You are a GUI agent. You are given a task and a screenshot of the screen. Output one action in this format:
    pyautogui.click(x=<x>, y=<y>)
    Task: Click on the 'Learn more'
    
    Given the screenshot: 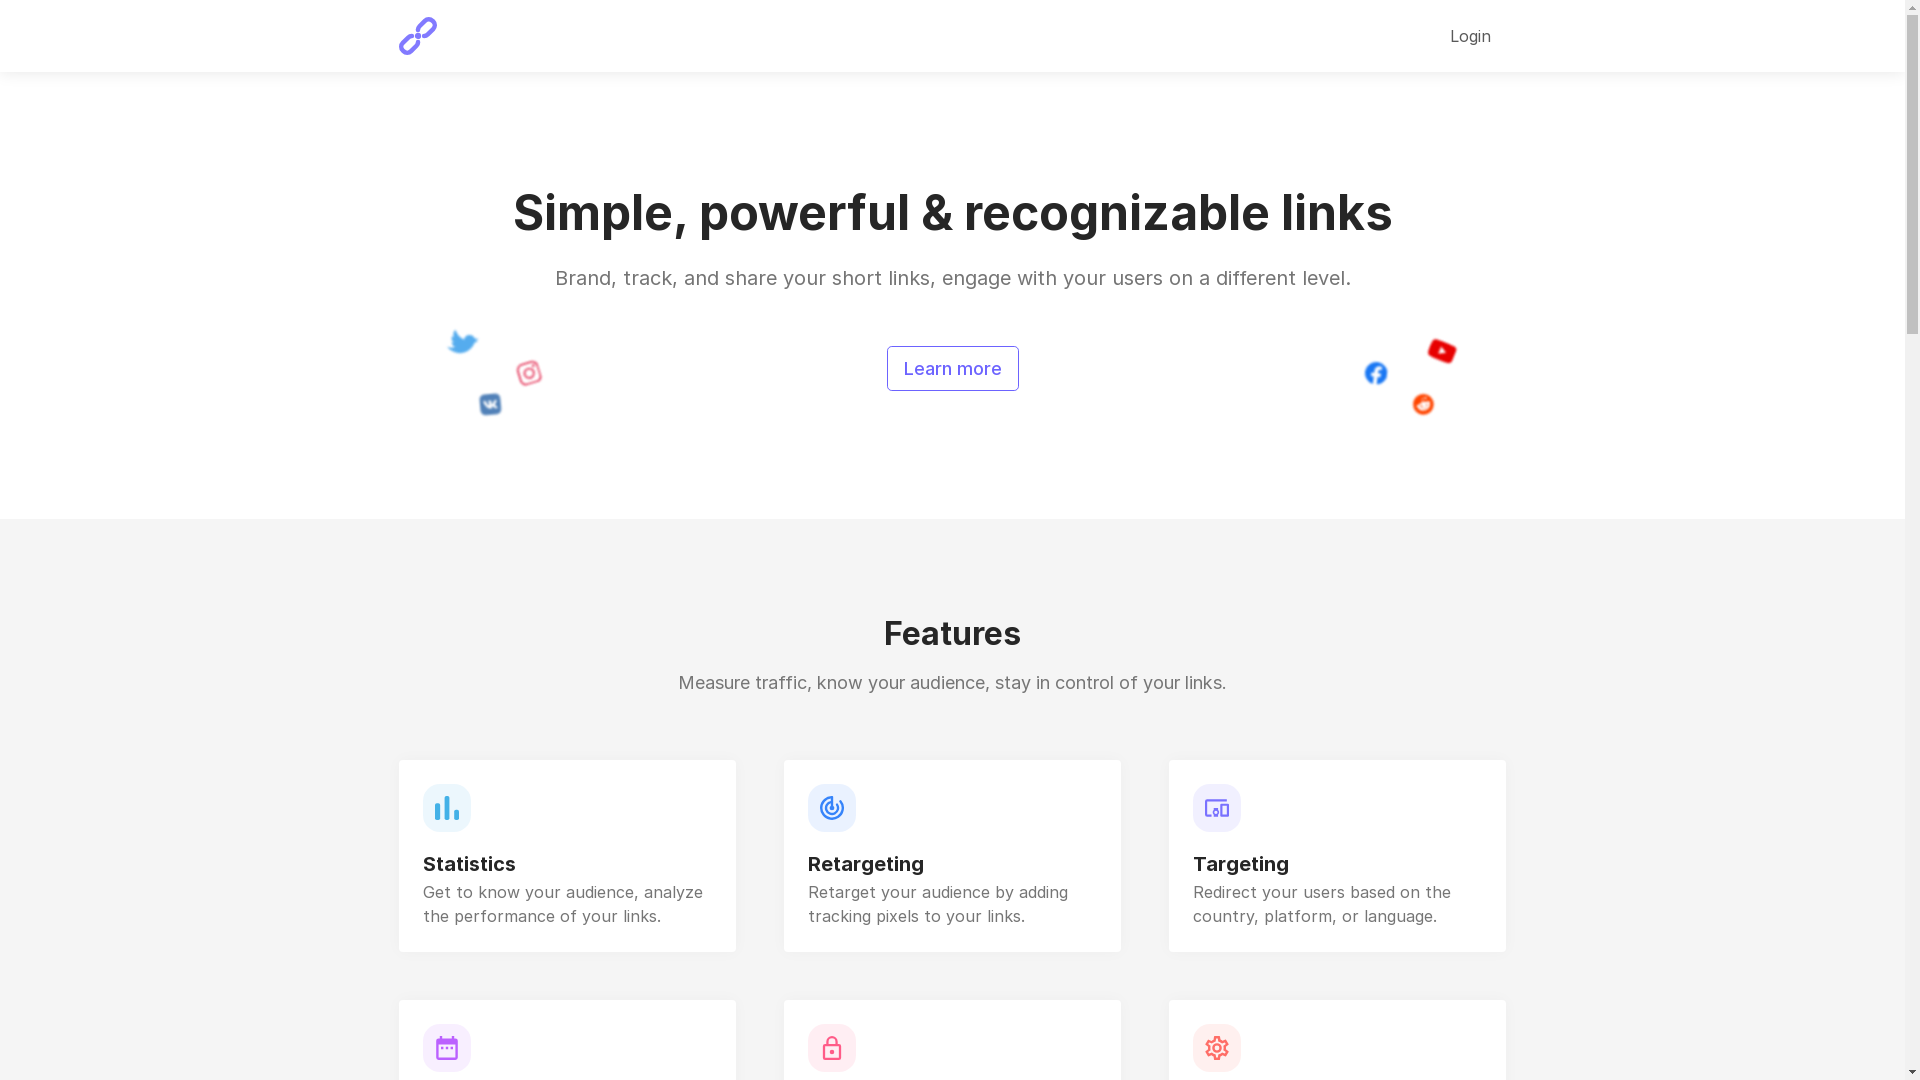 What is the action you would take?
    pyautogui.click(x=885, y=368)
    